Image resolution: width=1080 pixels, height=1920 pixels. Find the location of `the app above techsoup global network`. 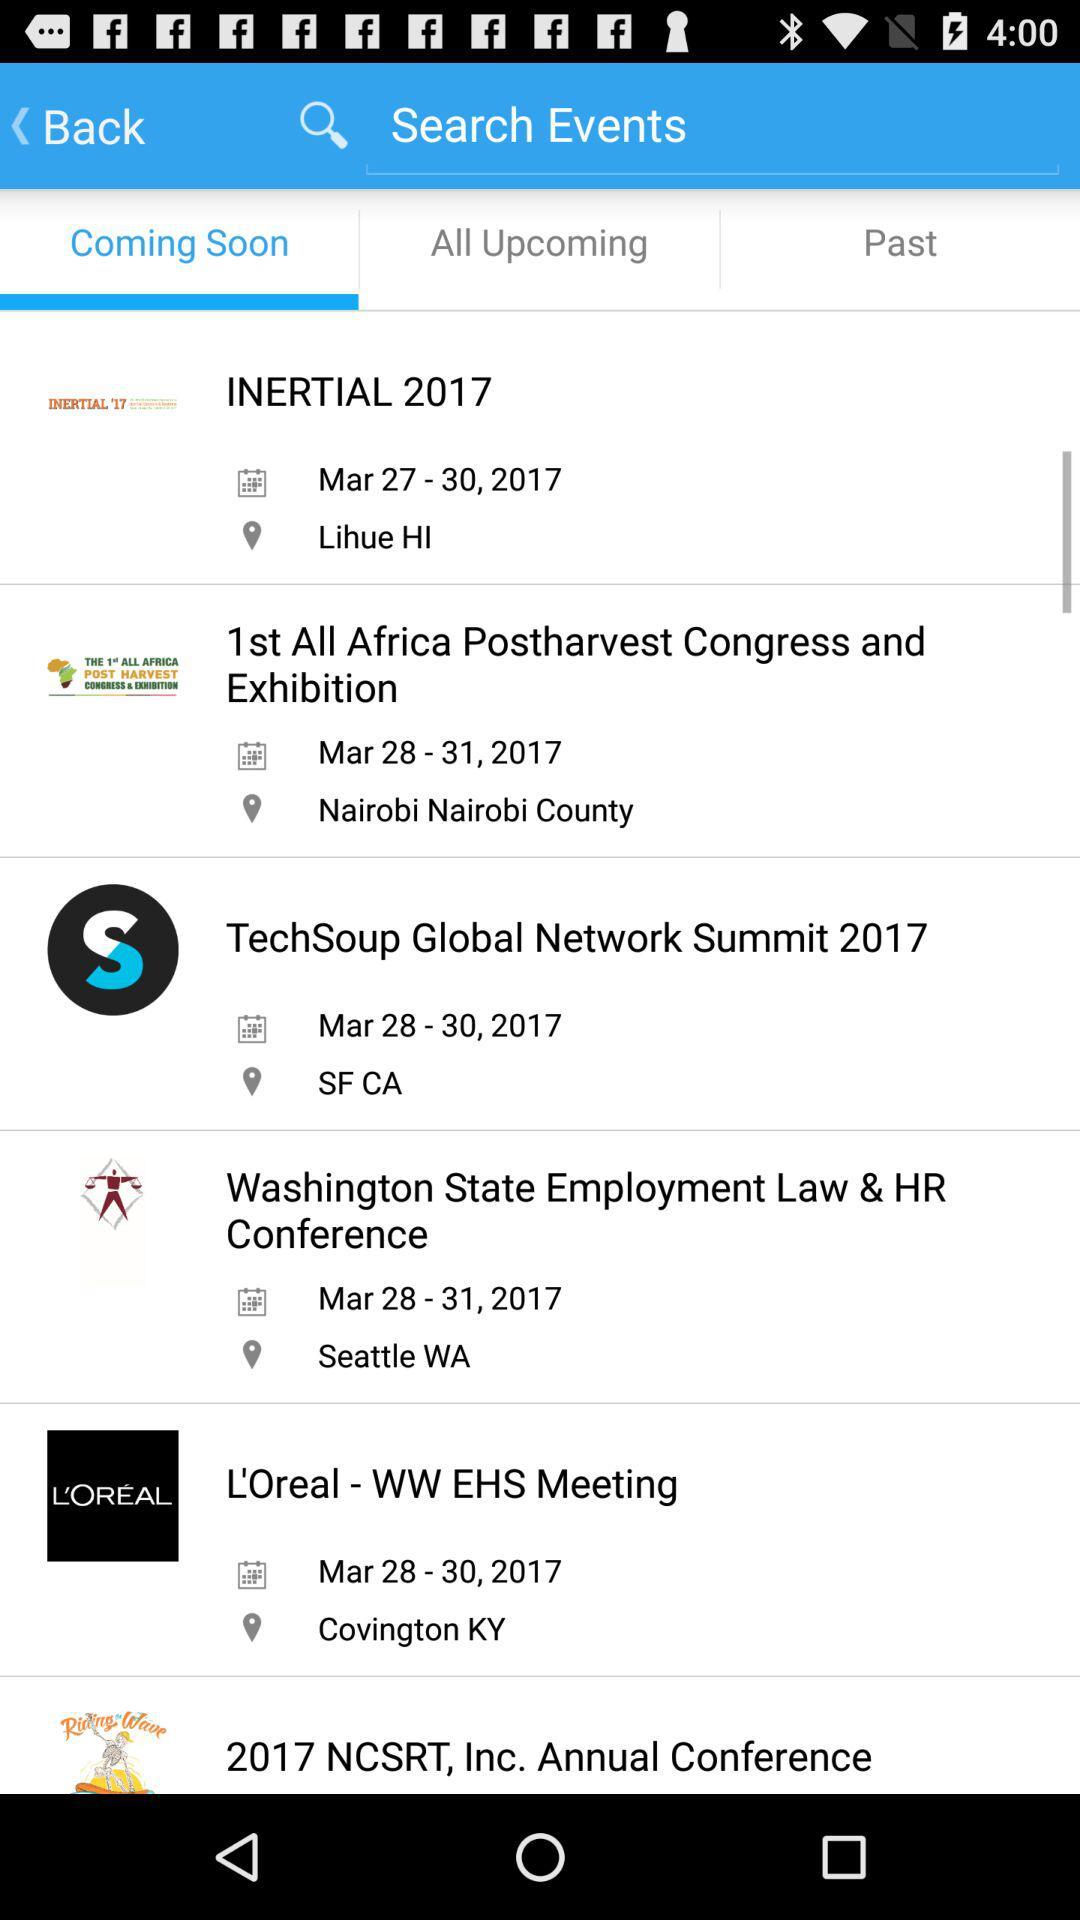

the app above techsoup global network is located at coordinates (475, 808).